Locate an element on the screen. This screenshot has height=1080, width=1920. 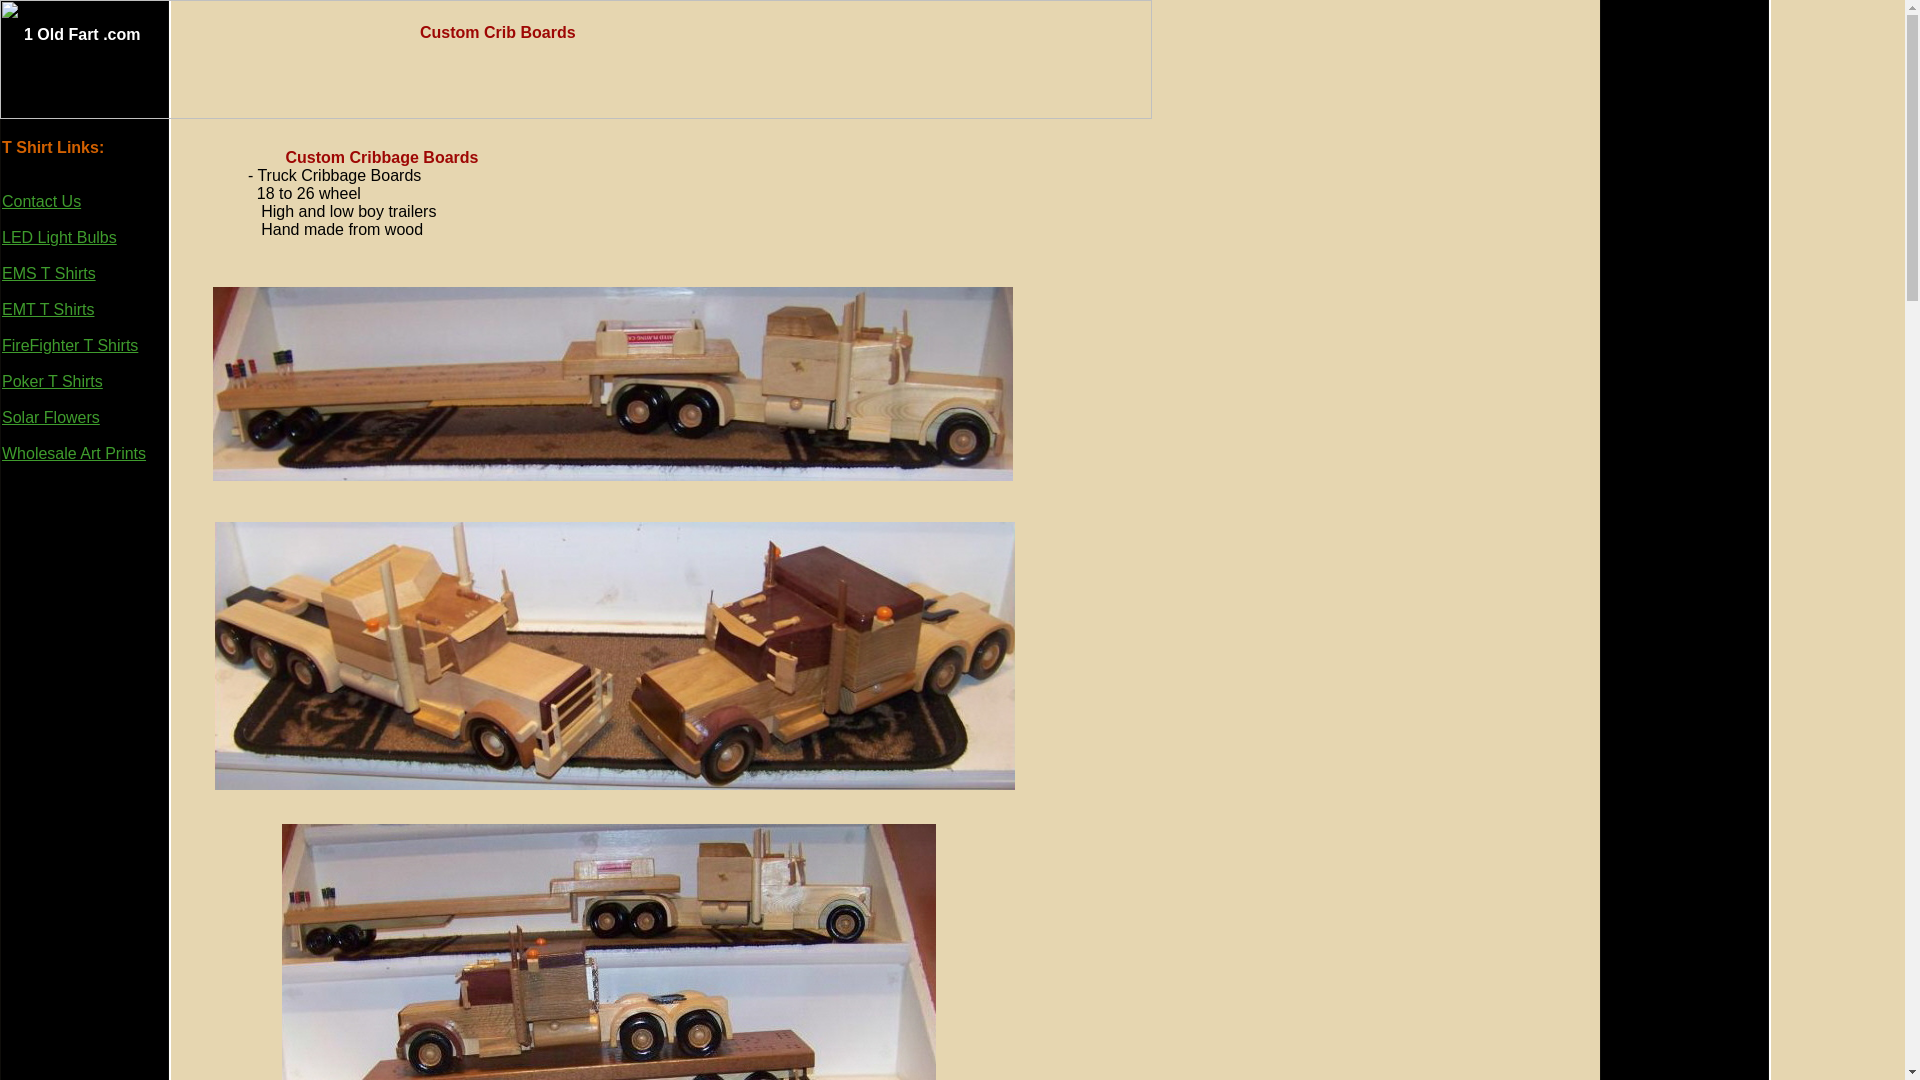
'EMT T Shirts' is located at coordinates (48, 309).